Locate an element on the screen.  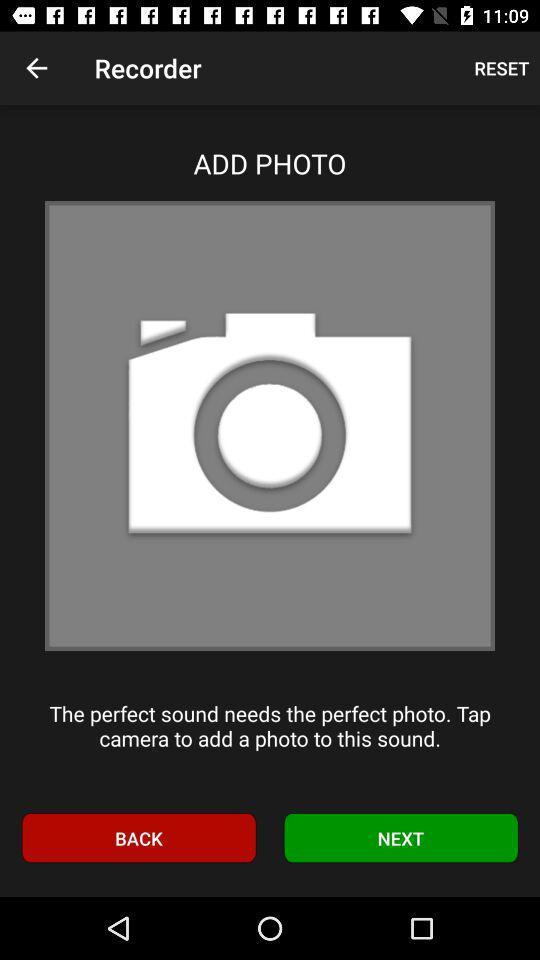
icon next to the recorder app is located at coordinates (36, 68).